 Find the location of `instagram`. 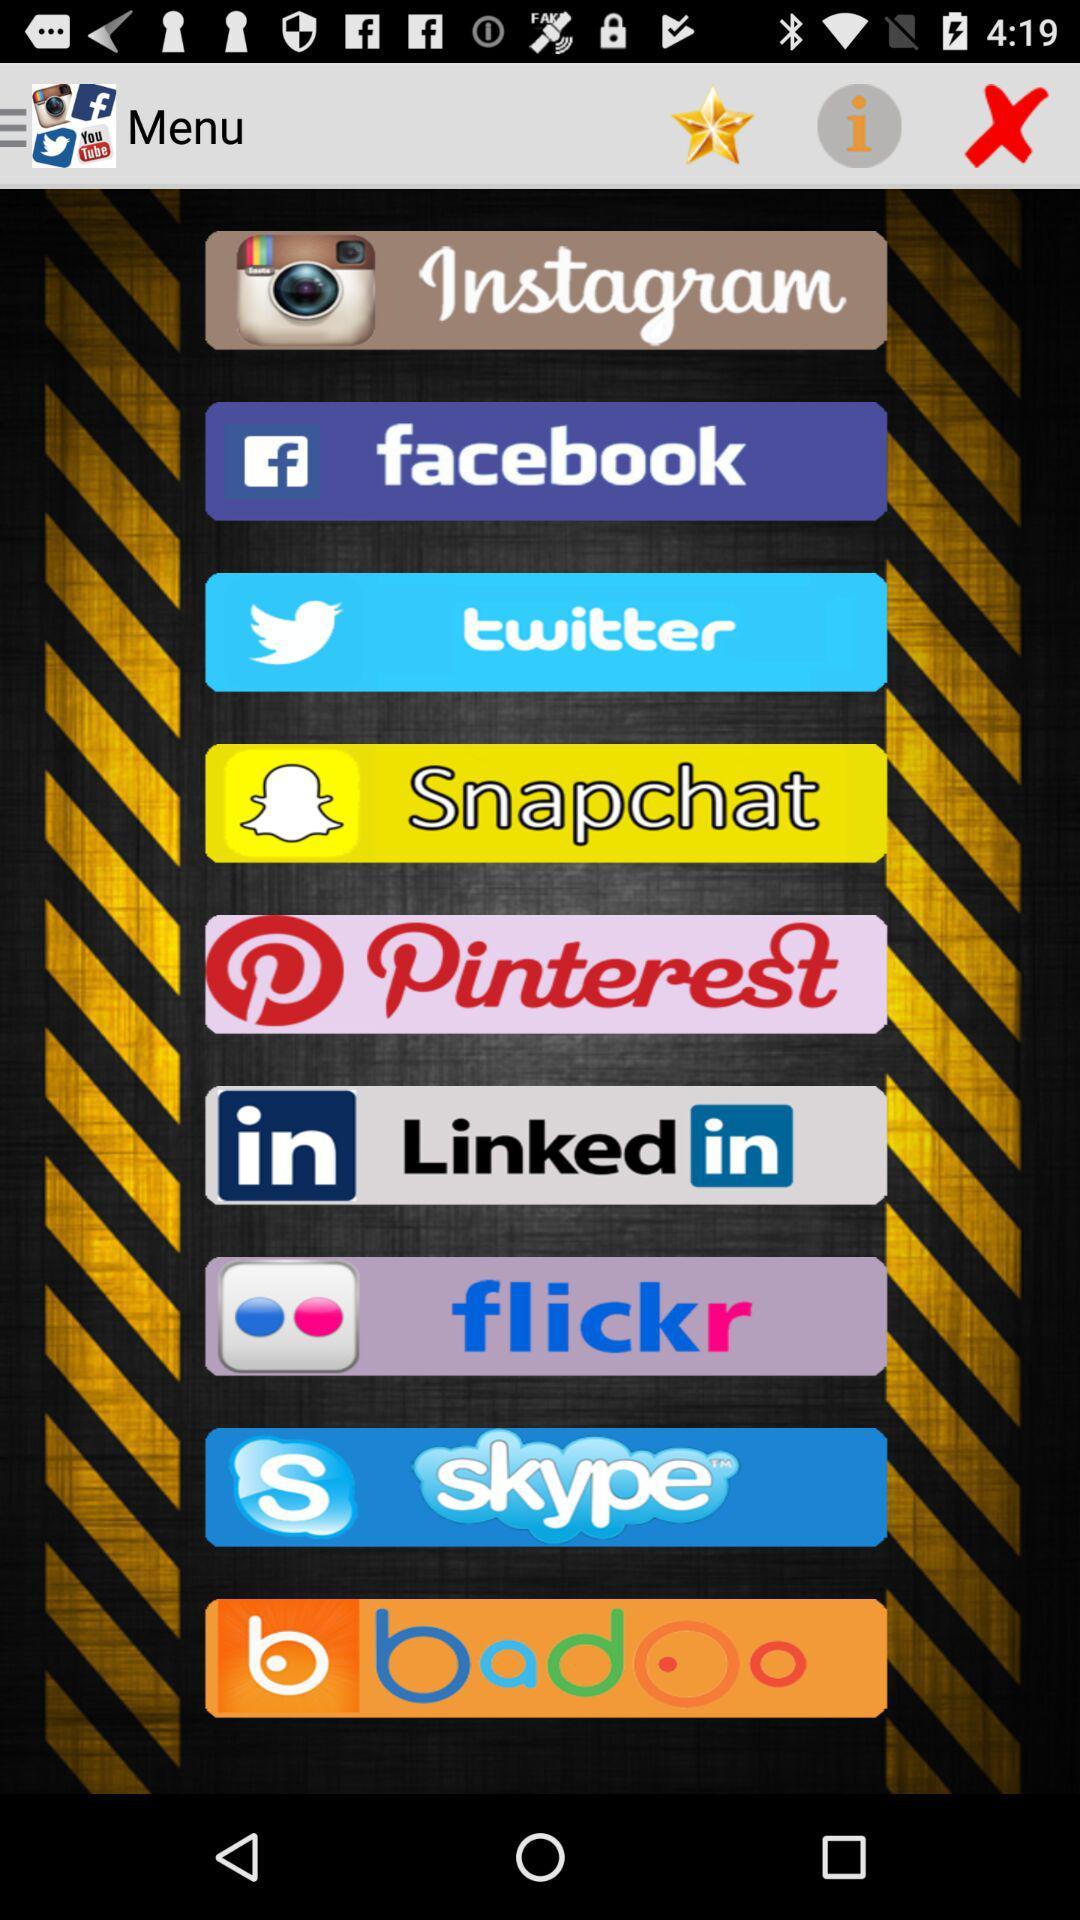

instagram is located at coordinates (540, 295).